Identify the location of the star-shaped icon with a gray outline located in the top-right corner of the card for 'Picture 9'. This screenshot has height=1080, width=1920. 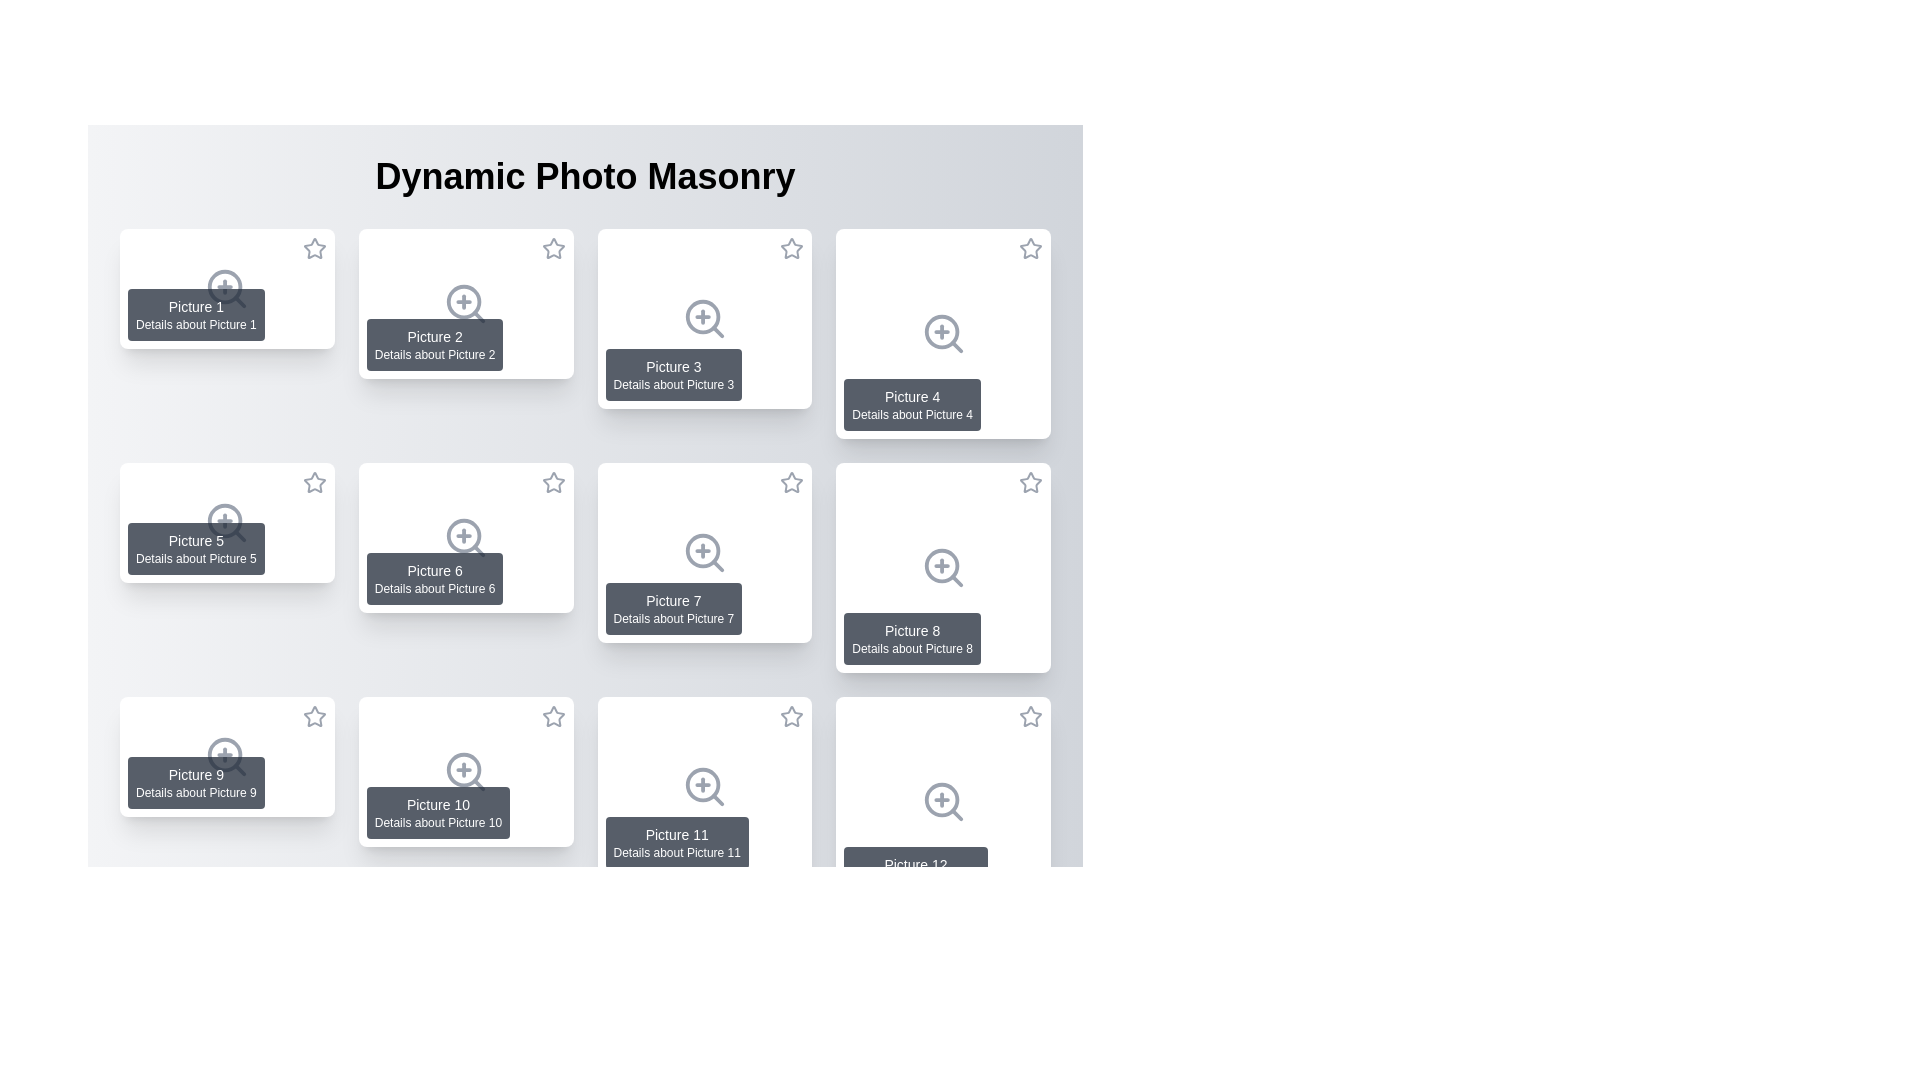
(313, 715).